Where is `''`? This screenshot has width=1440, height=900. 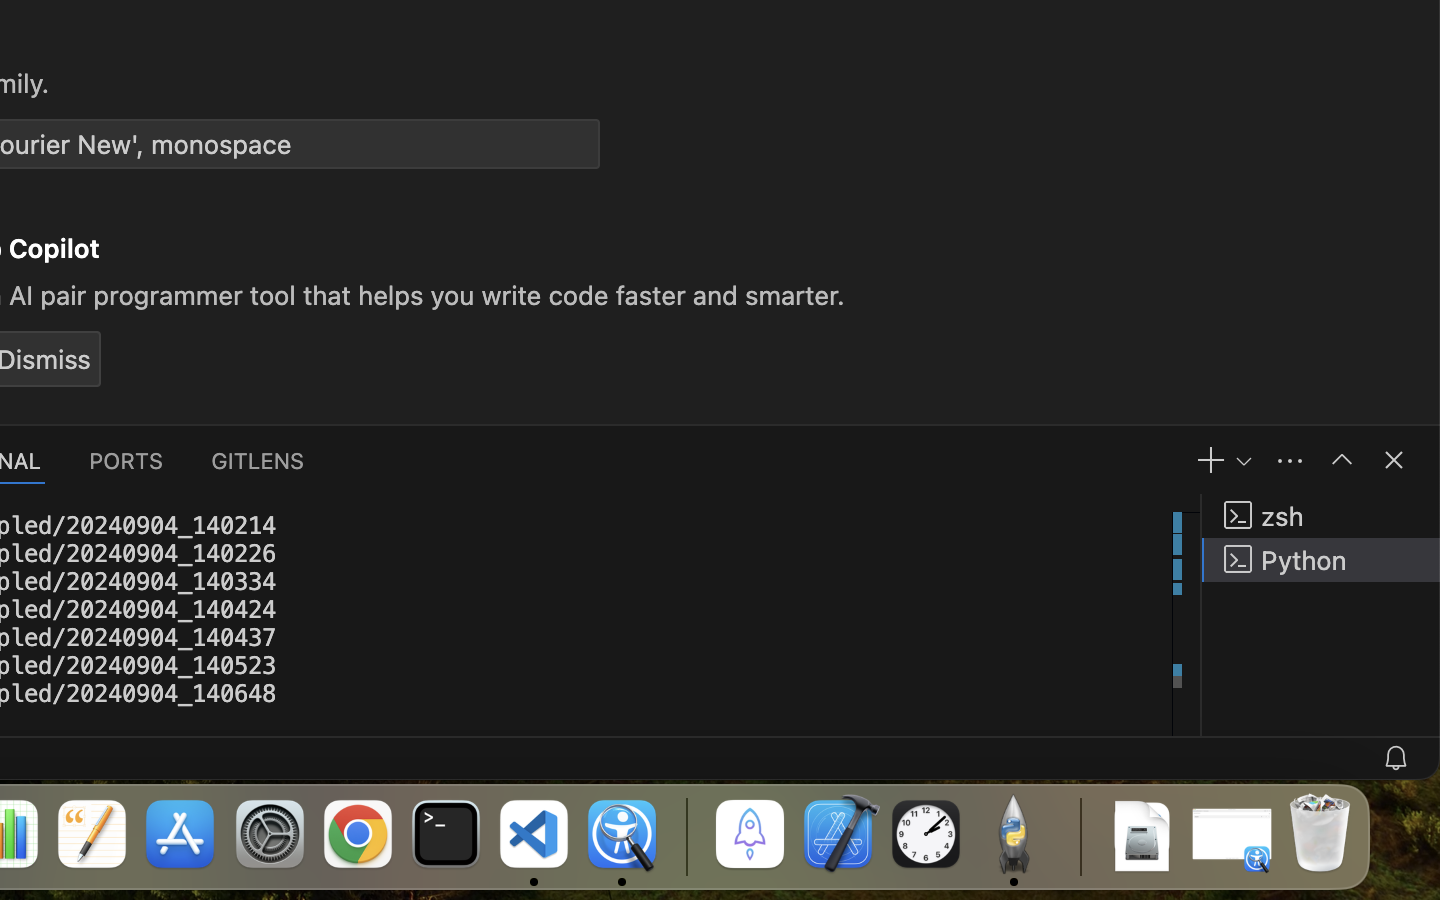
'' is located at coordinates (1394, 458).